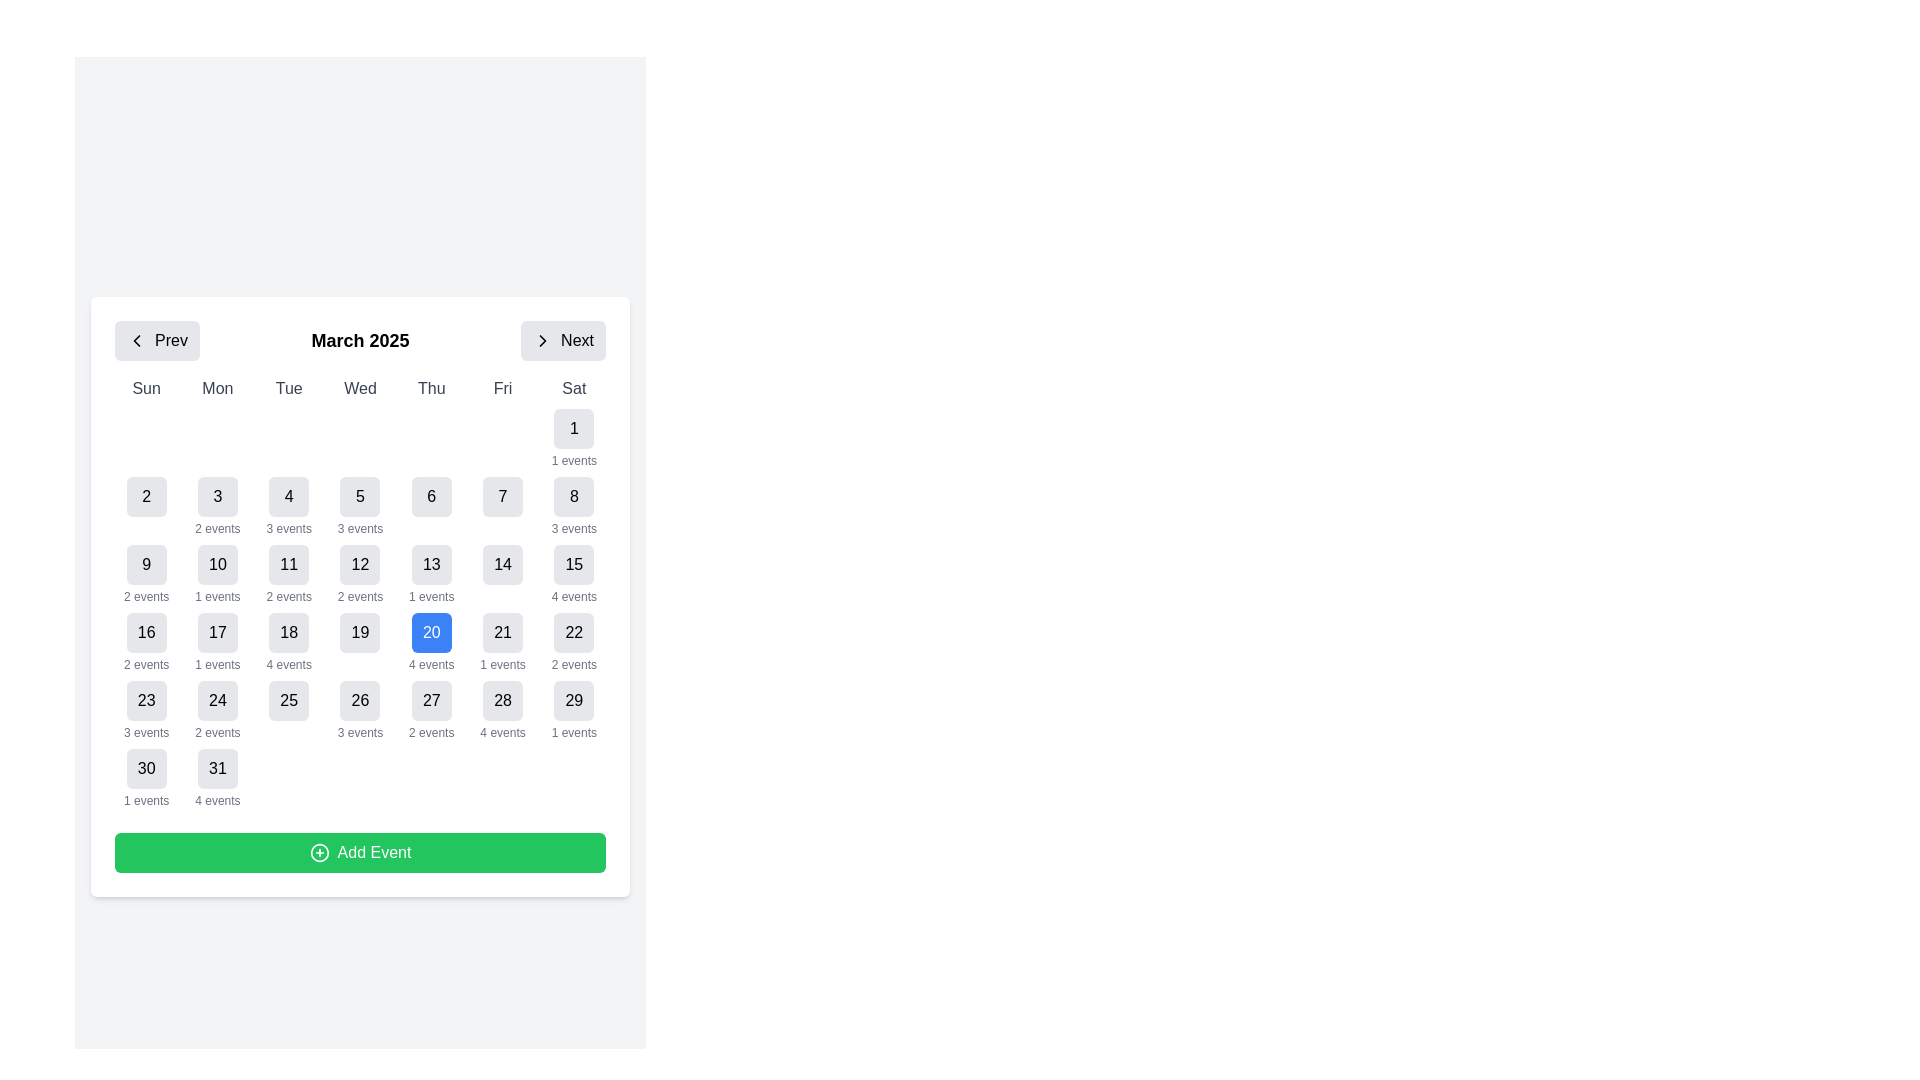 This screenshot has height=1080, width=1920. What do you see at coordinates (360, 643) in the screenshot?
I see `the small square button with a light gray background and the number '19' displayed in black font` at bounding box center [360, 643].